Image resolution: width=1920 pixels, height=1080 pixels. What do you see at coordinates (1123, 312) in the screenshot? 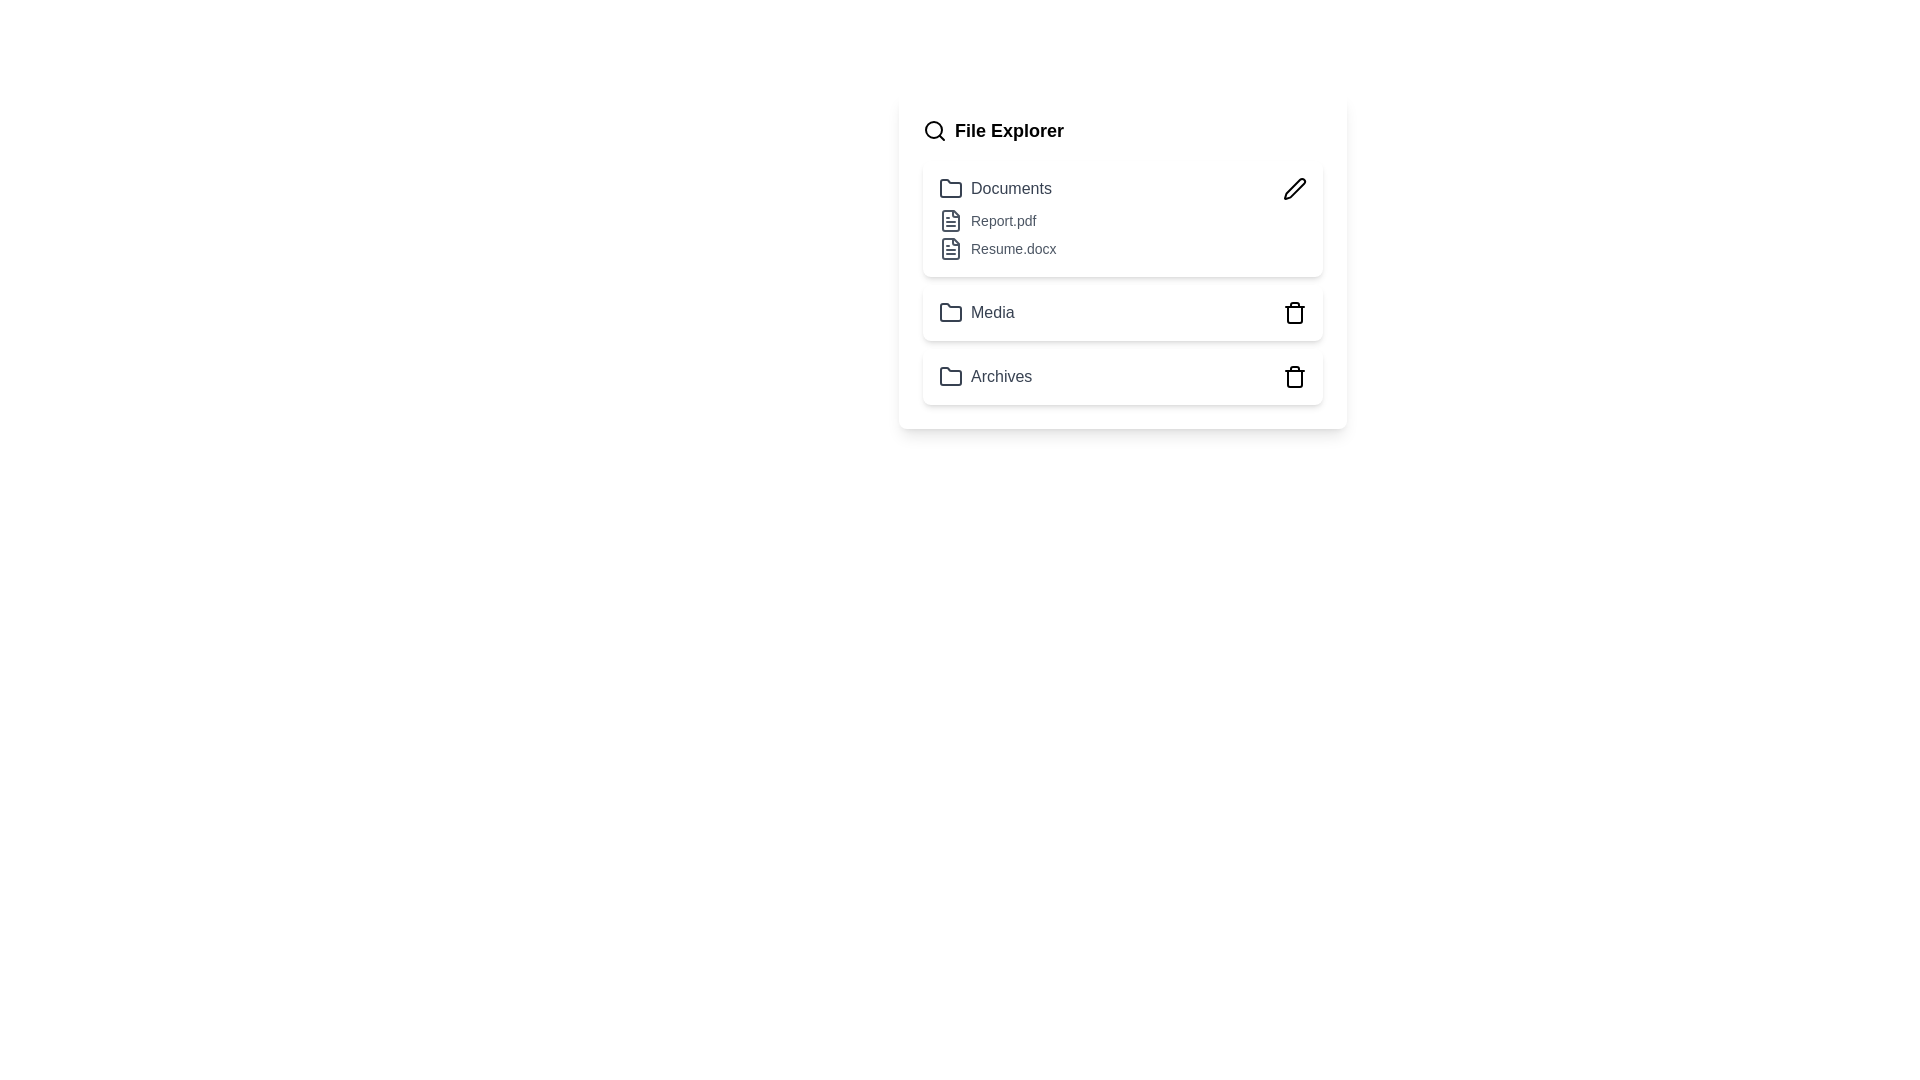
I see `the 'Media' Card element, which is the third item in a file explorer list` at bounding box center [1123, 312].